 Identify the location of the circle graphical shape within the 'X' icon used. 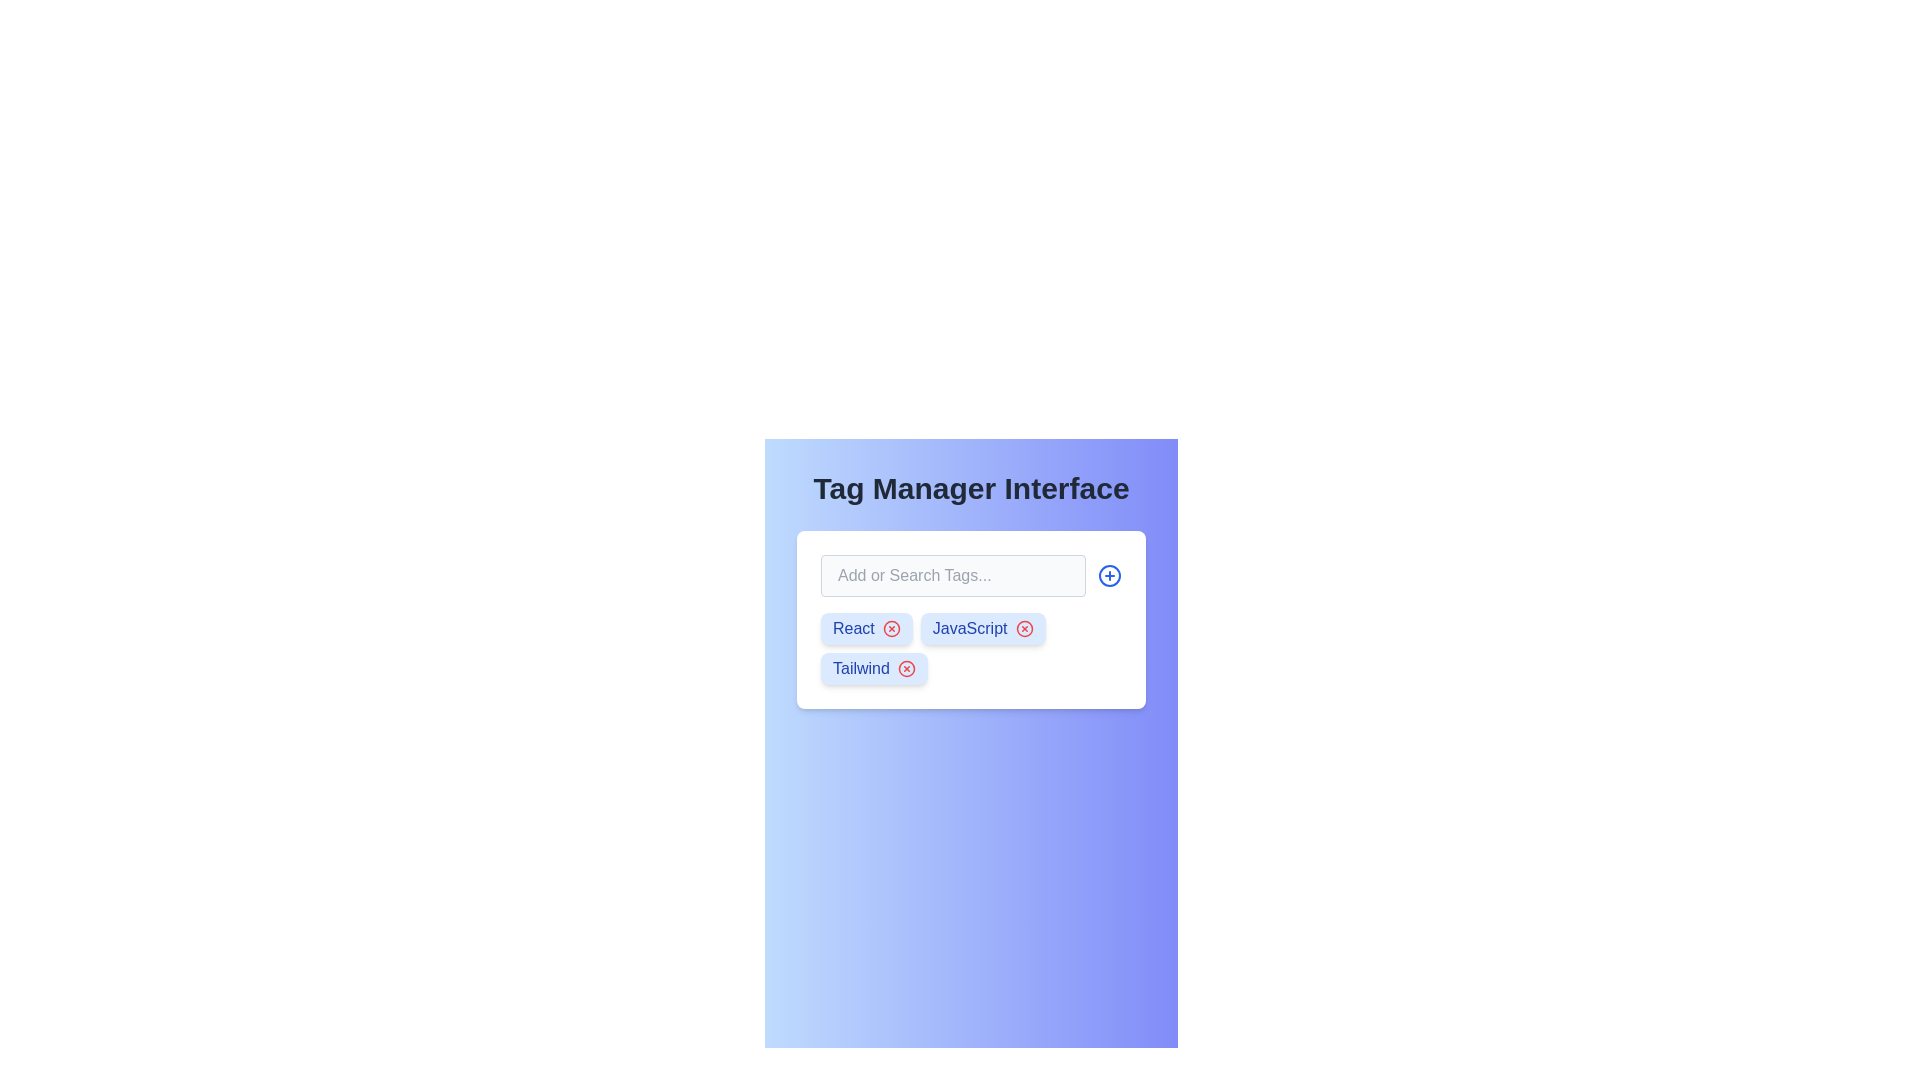
(906, 668).